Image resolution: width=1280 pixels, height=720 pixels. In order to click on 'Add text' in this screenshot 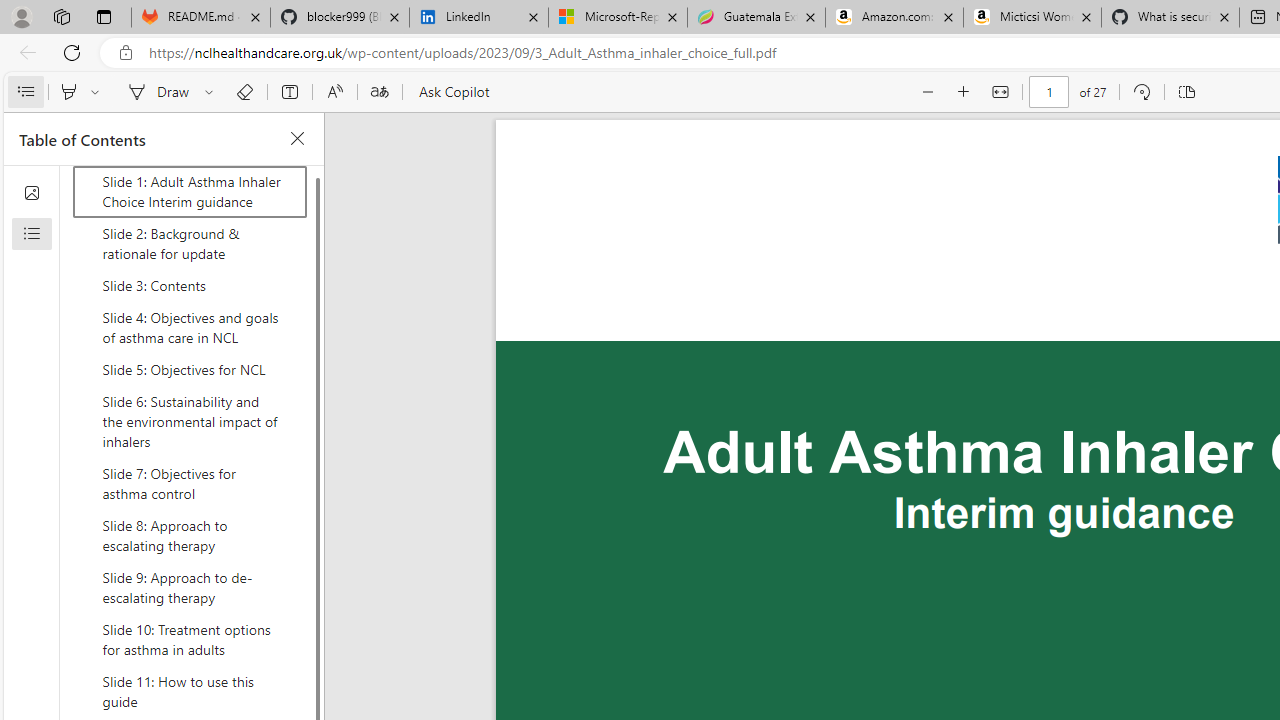, I will do `click(288, 92)`.